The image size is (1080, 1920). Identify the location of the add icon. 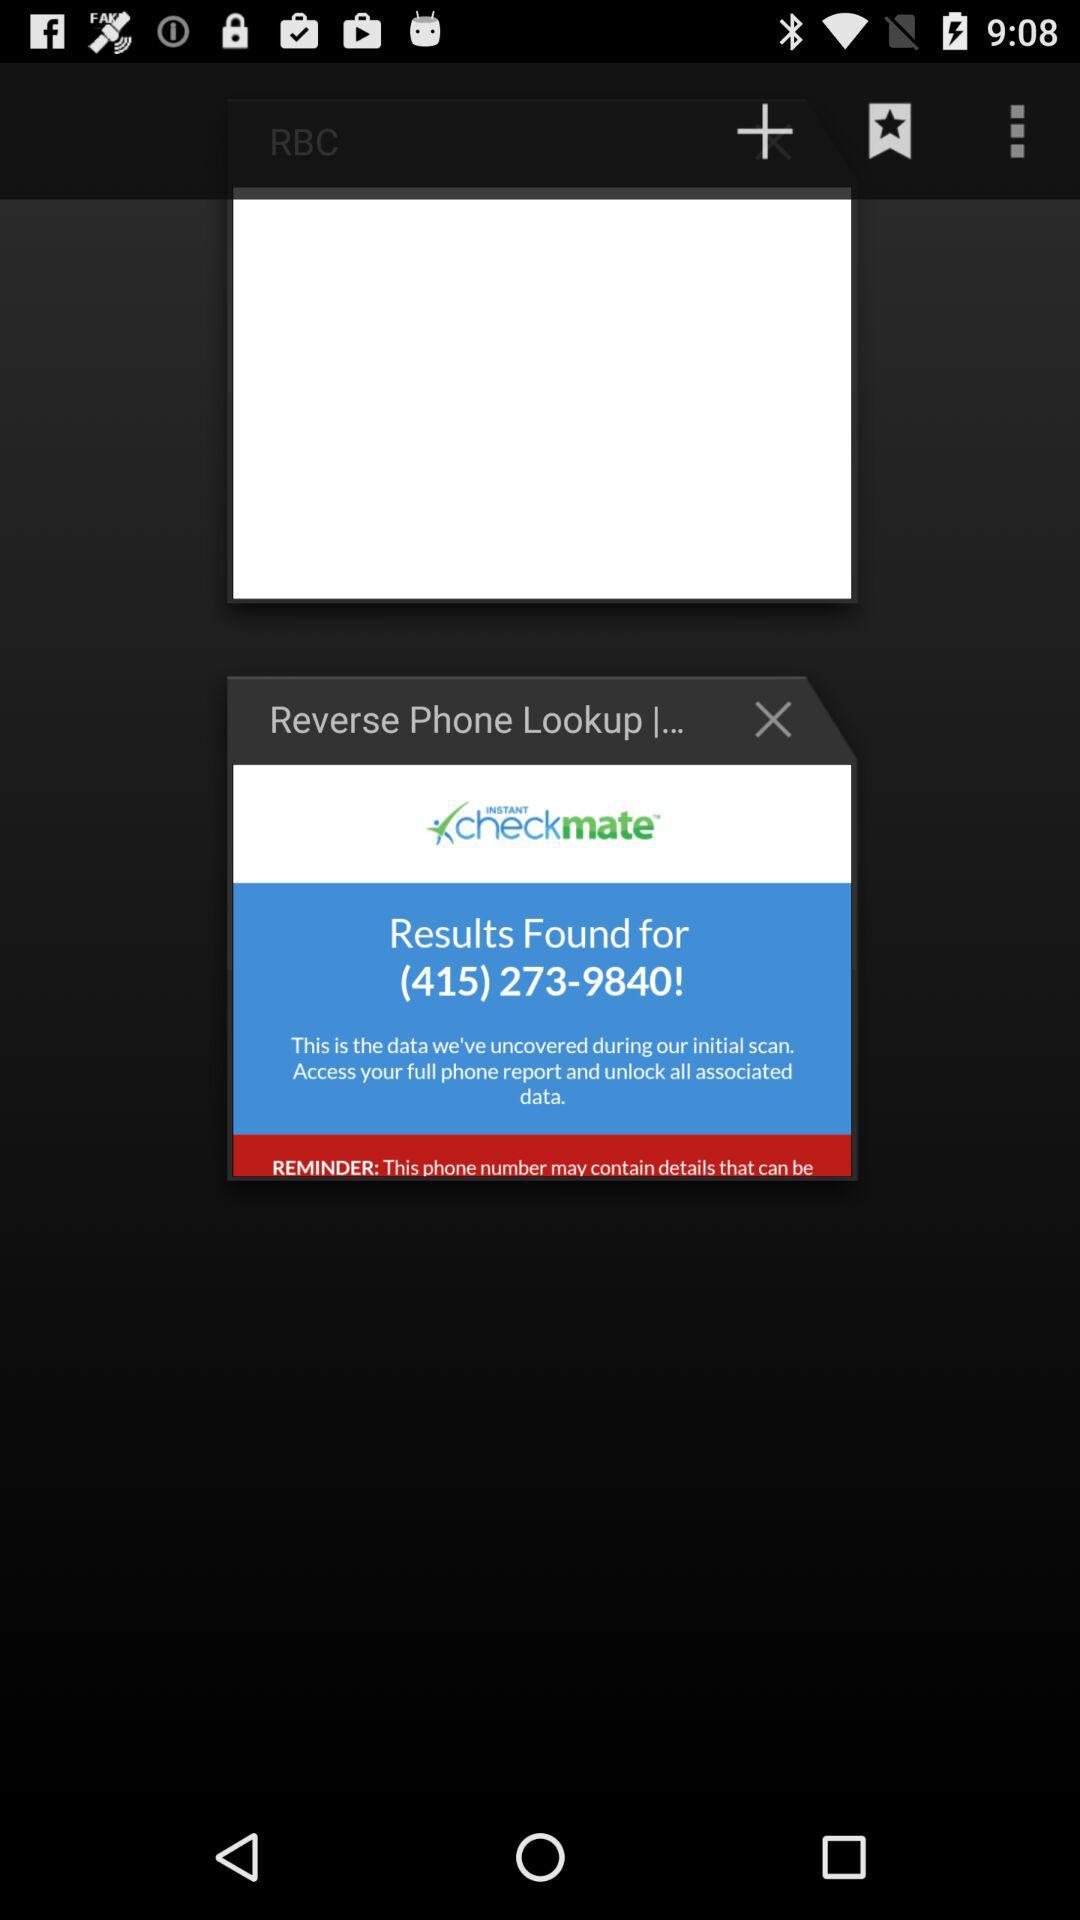
(764, 139).